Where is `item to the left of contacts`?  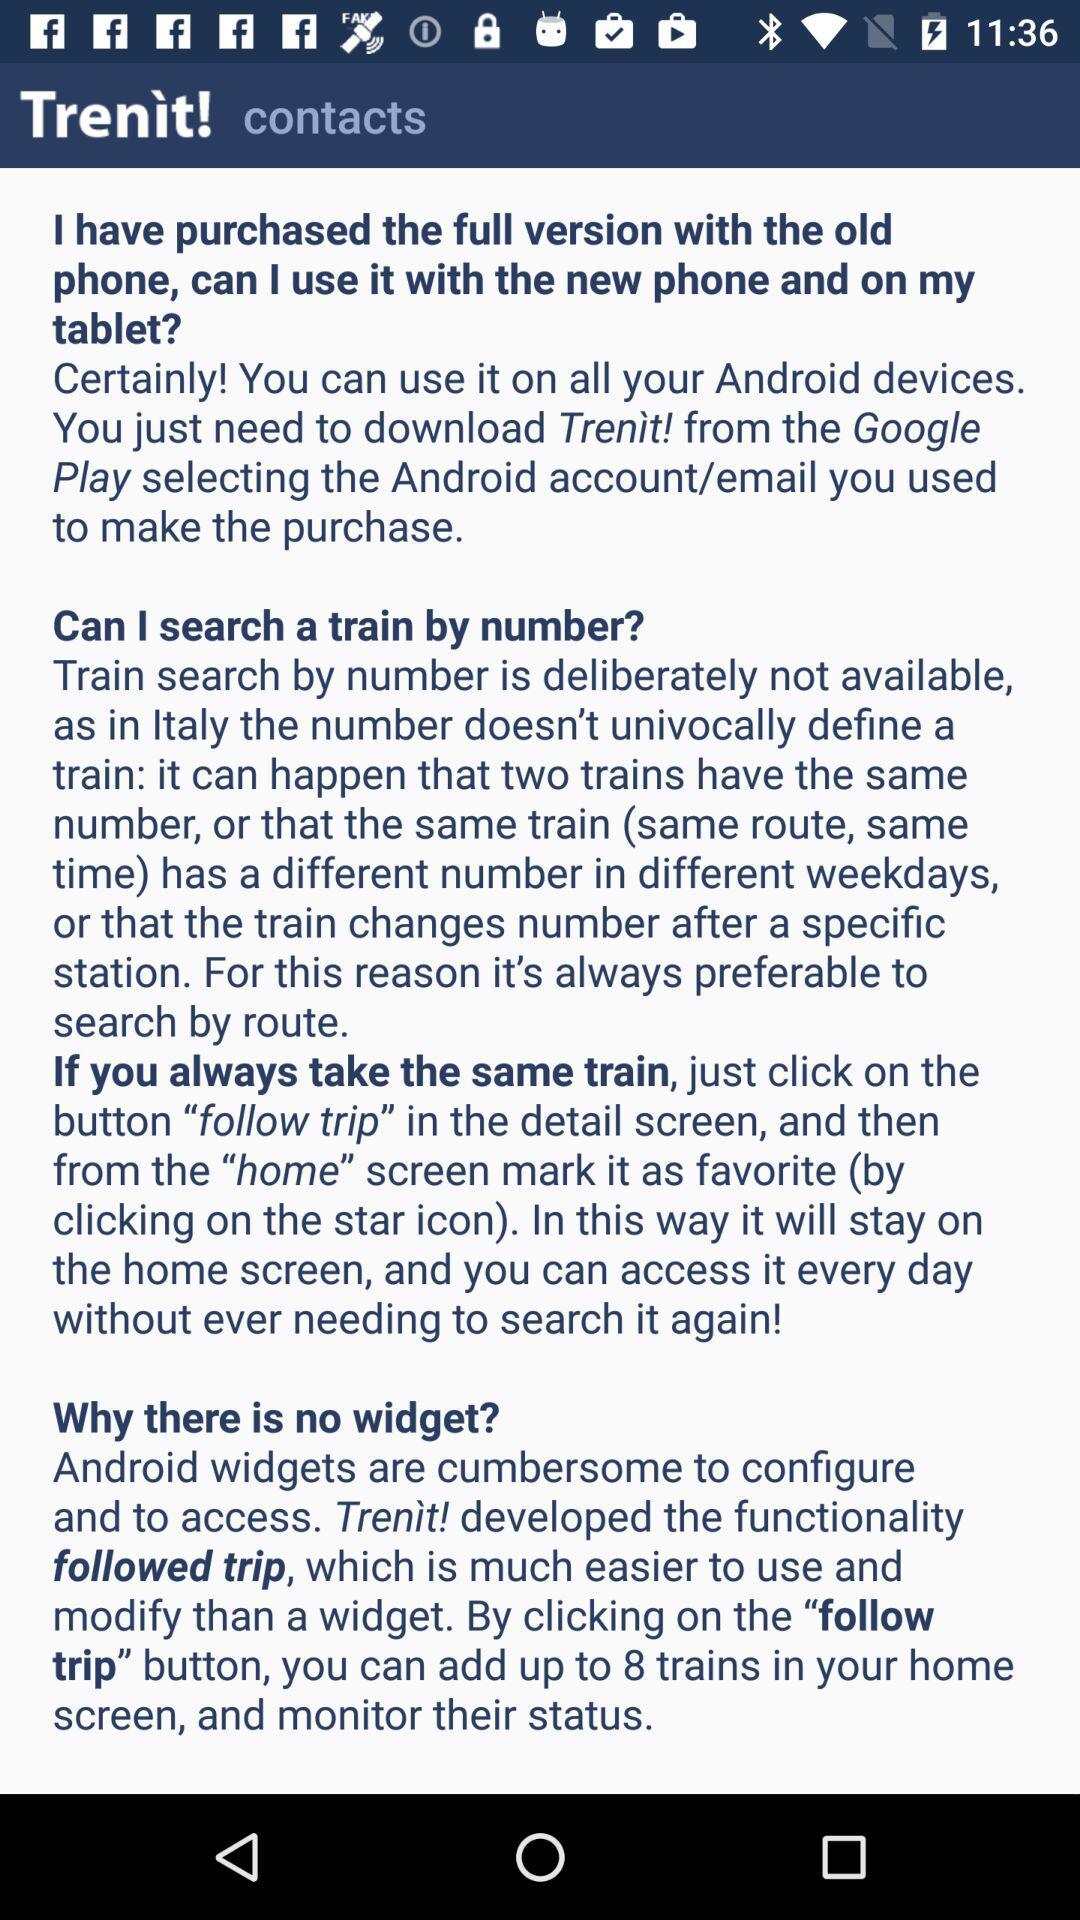 item to the left of contacts is located at coordinates (116, 114).